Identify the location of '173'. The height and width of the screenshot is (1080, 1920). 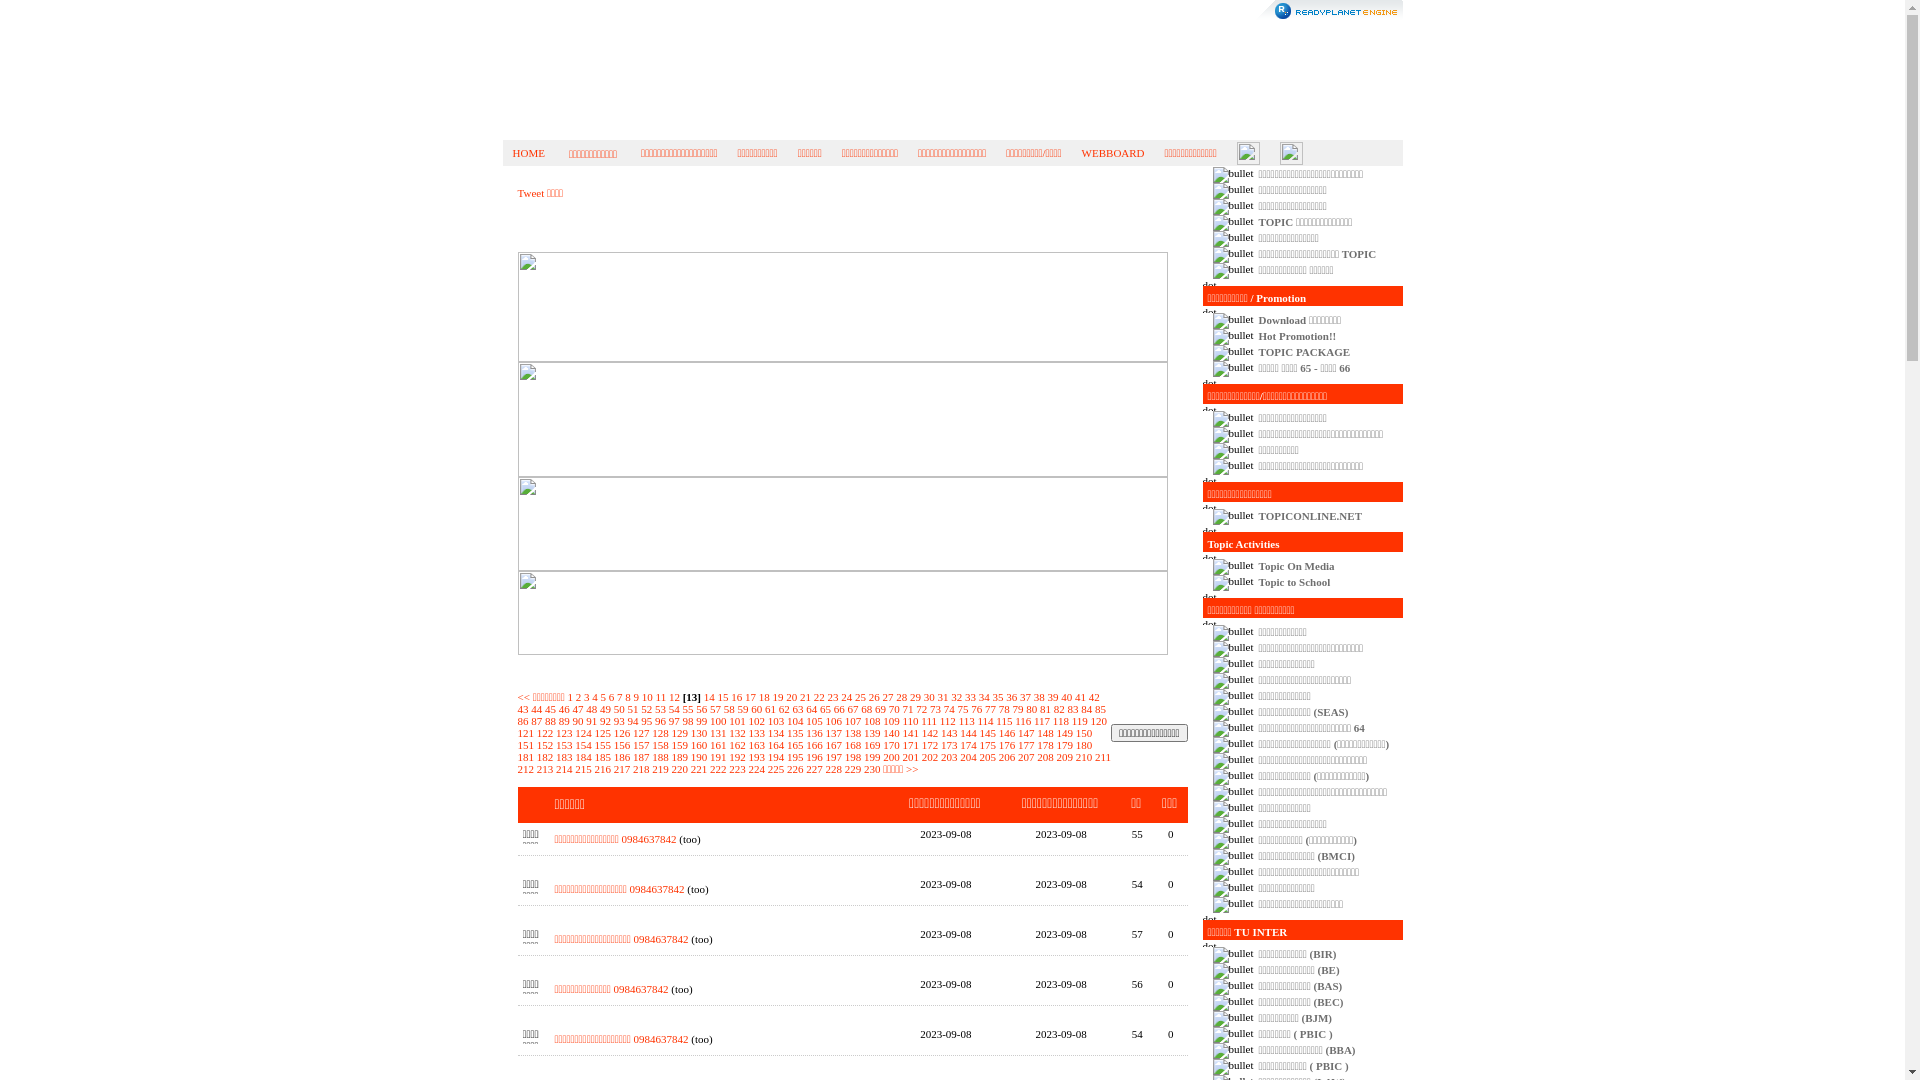
(939, 744).